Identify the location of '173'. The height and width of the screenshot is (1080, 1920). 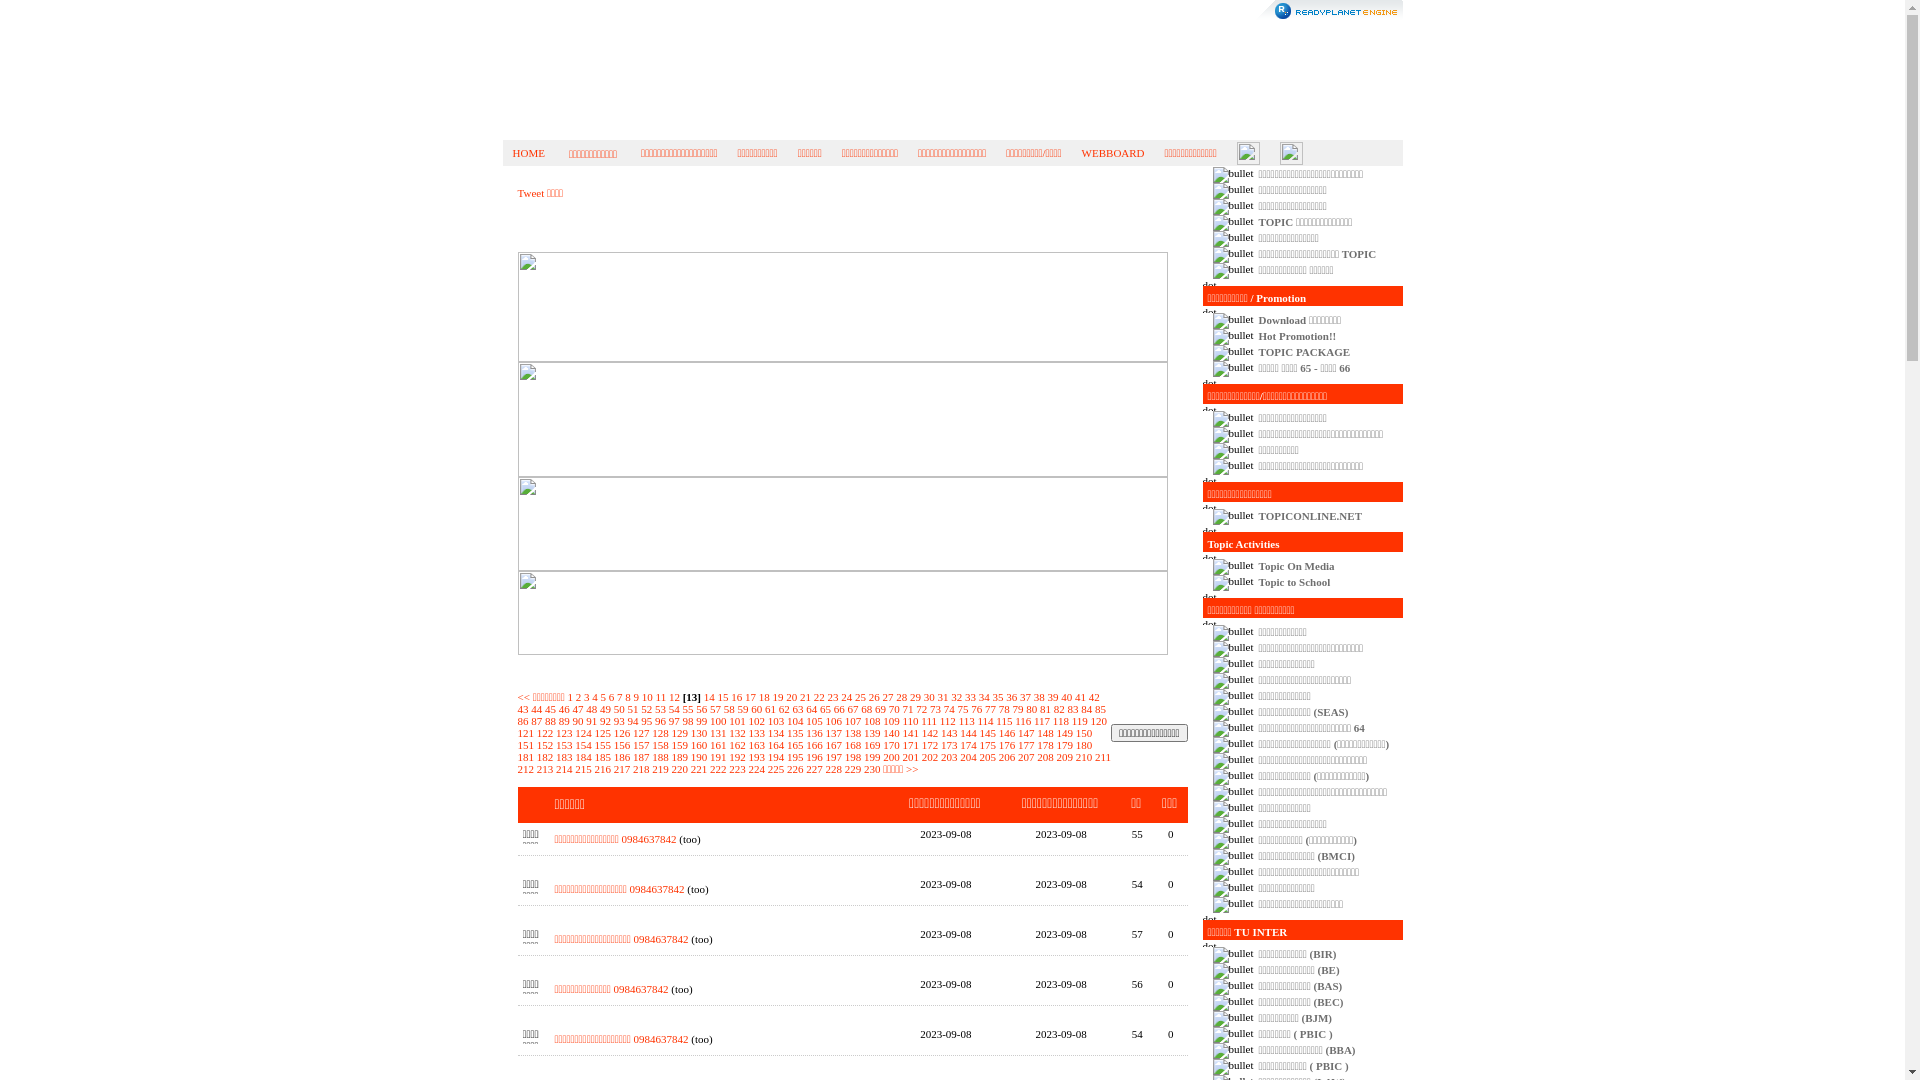
(939, 744).